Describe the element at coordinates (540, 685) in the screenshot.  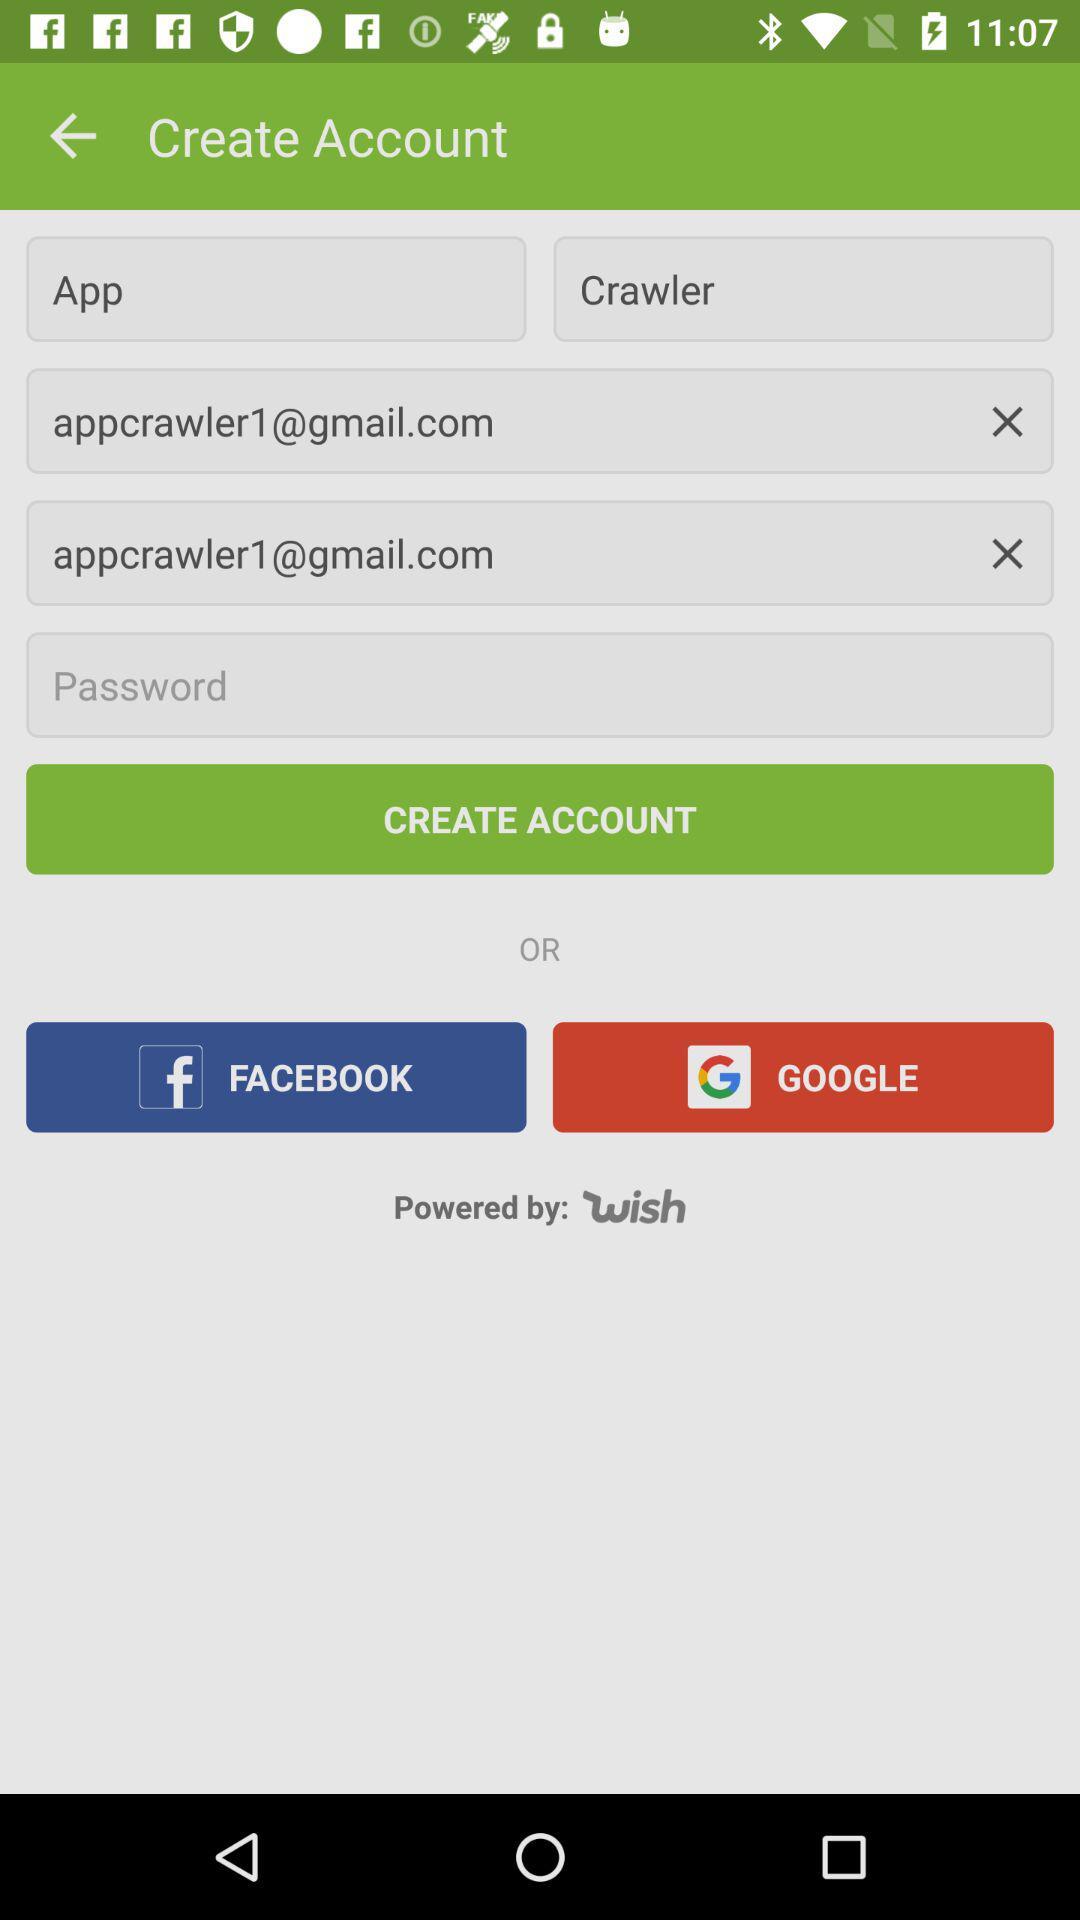
I see `password` at that location.